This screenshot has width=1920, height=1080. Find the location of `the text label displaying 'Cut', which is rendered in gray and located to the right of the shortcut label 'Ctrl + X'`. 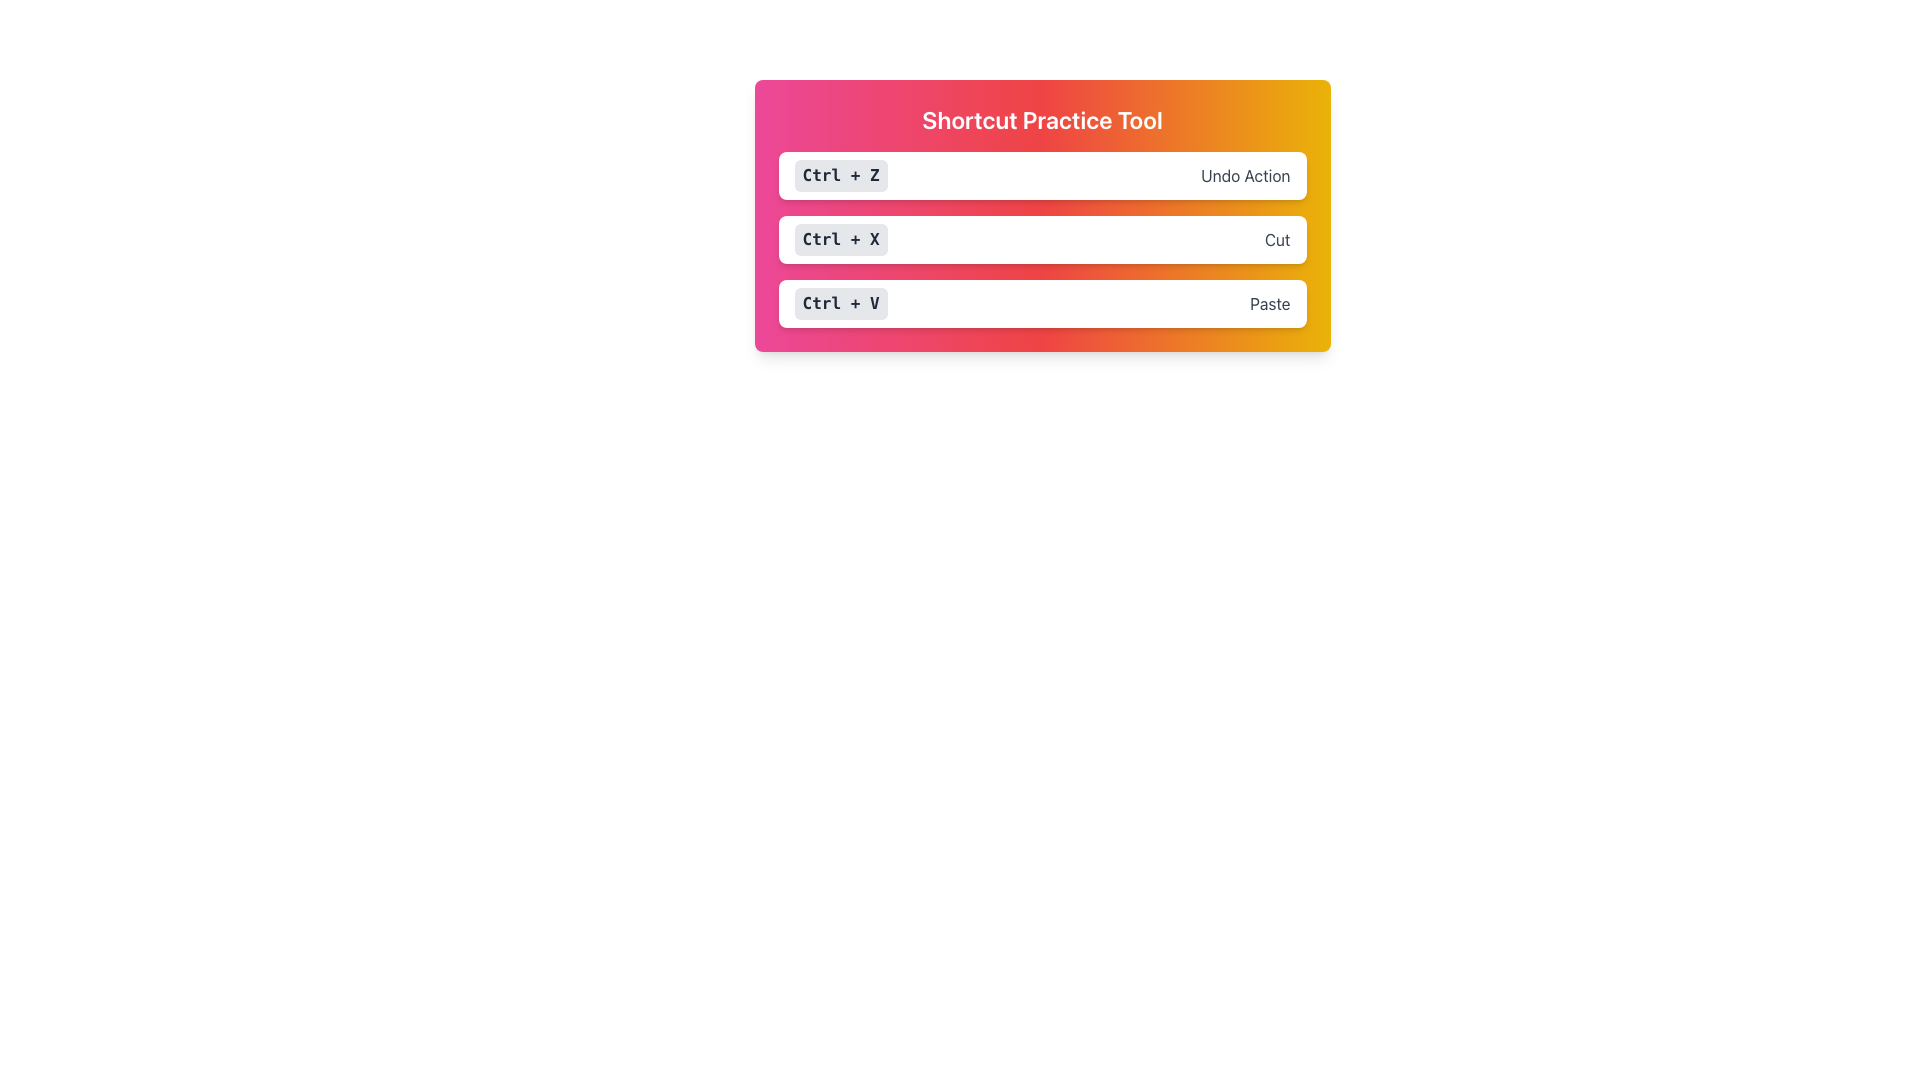

the text label displaying 'Cut', which is rendered in gray and located to the right of the shortcut label 'Ctrl + X' is located at coordinates (1276, 238).